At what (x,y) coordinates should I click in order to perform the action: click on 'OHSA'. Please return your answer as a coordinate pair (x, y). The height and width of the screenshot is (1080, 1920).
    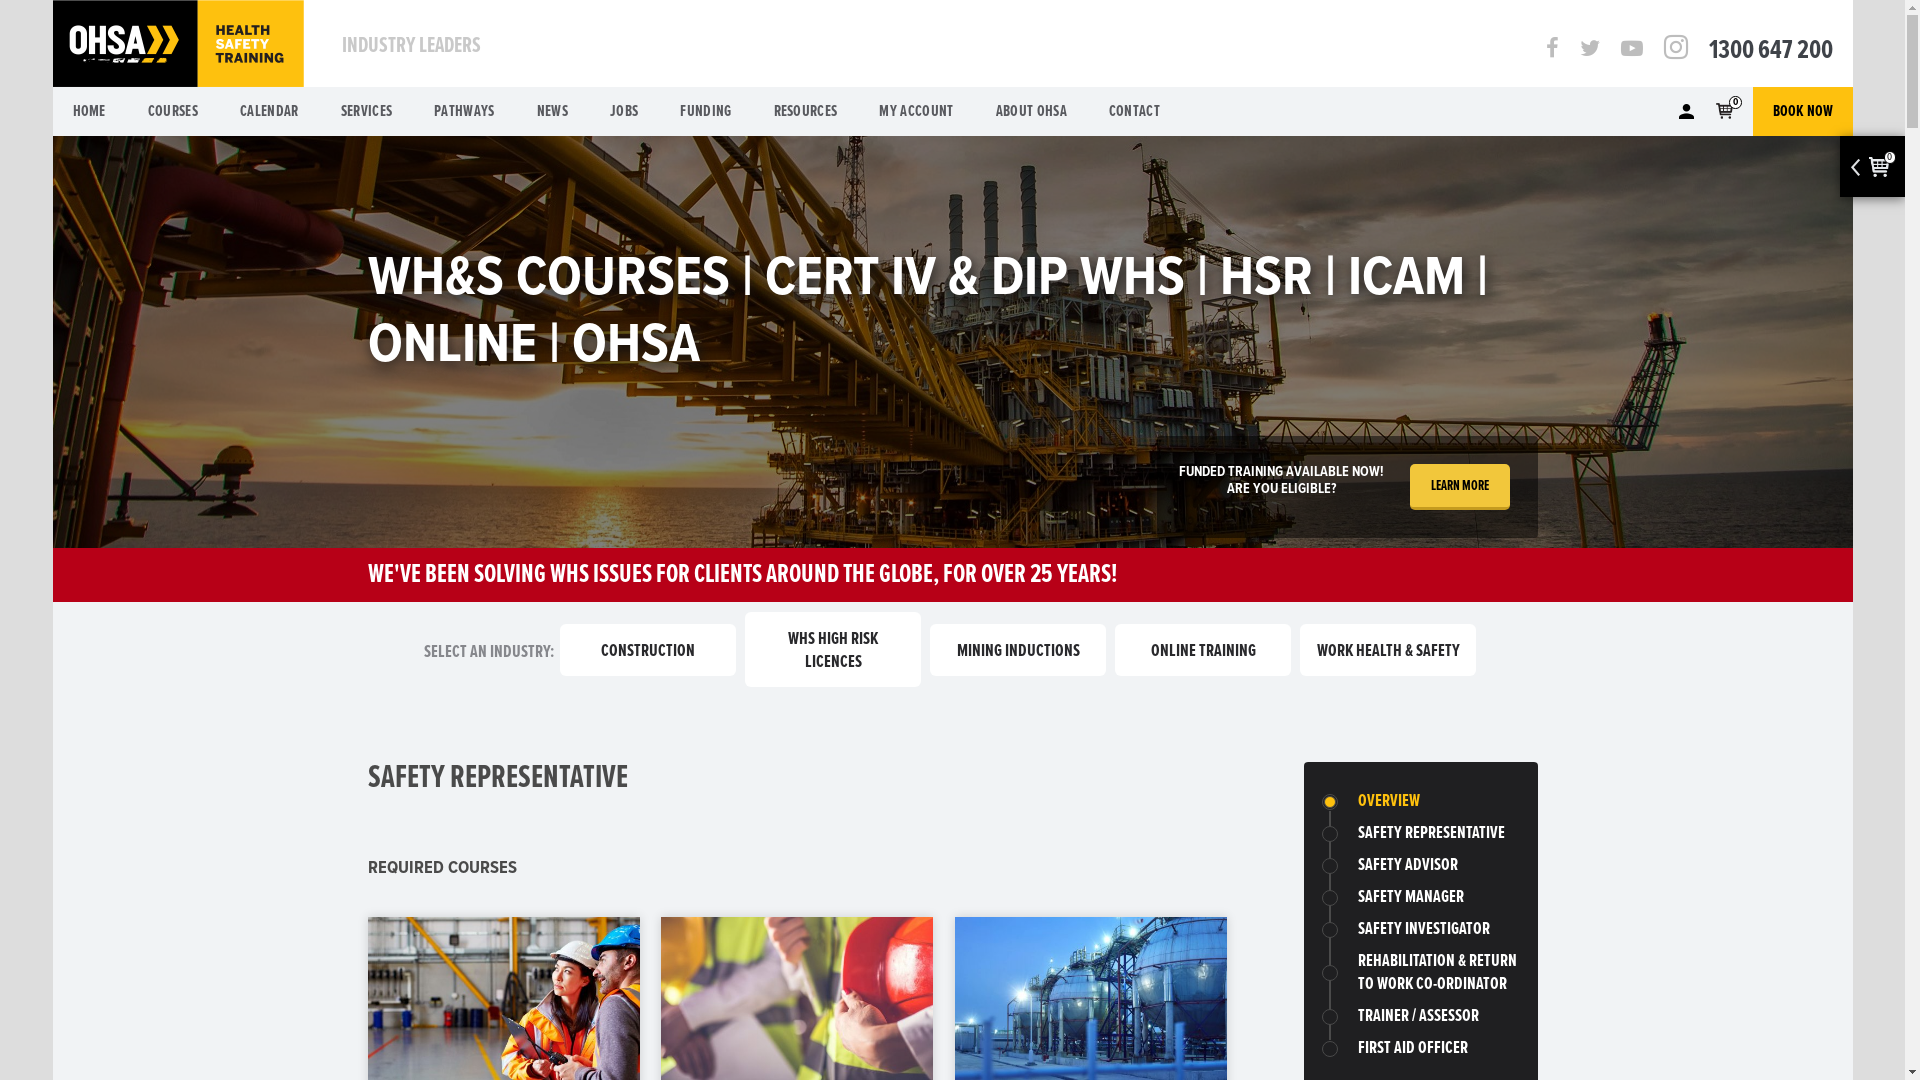
    Looking at the image, I should click on (177, 45).